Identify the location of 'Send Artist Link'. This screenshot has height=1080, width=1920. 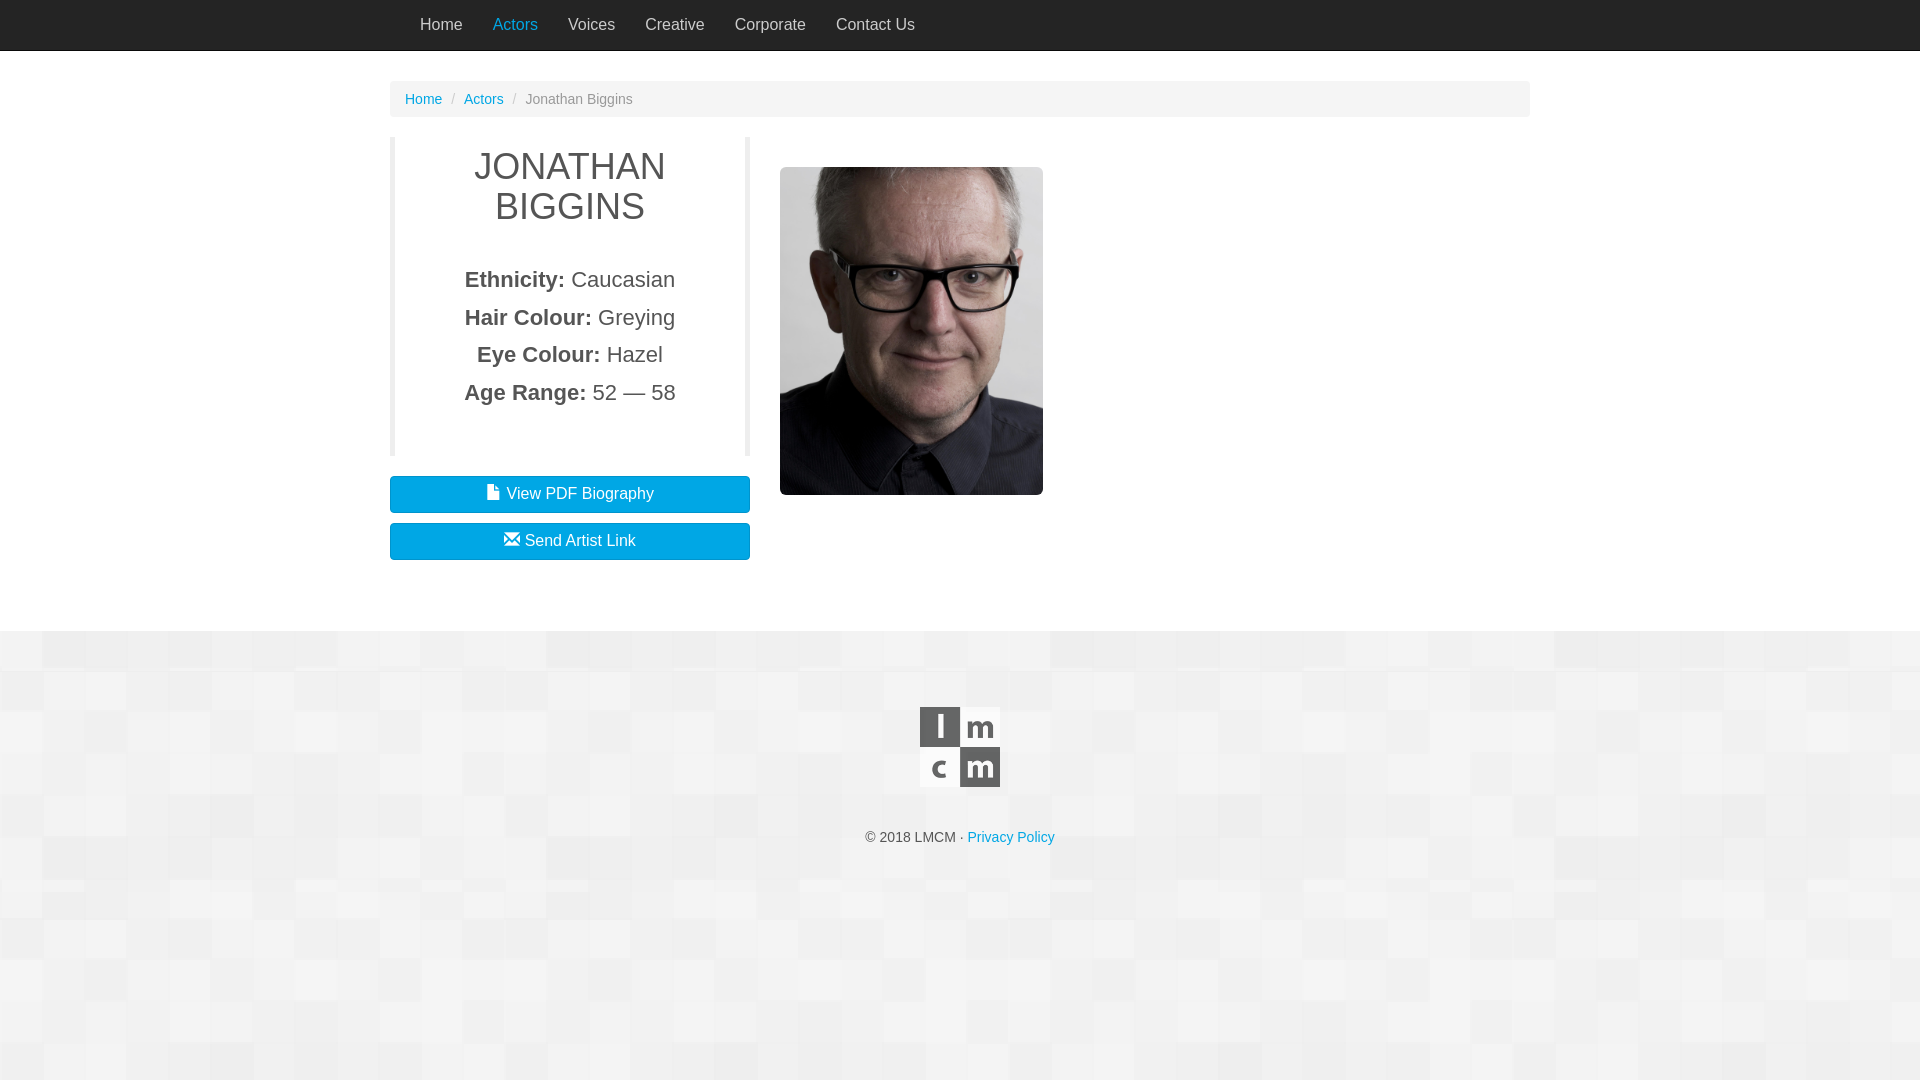
(569, 541).